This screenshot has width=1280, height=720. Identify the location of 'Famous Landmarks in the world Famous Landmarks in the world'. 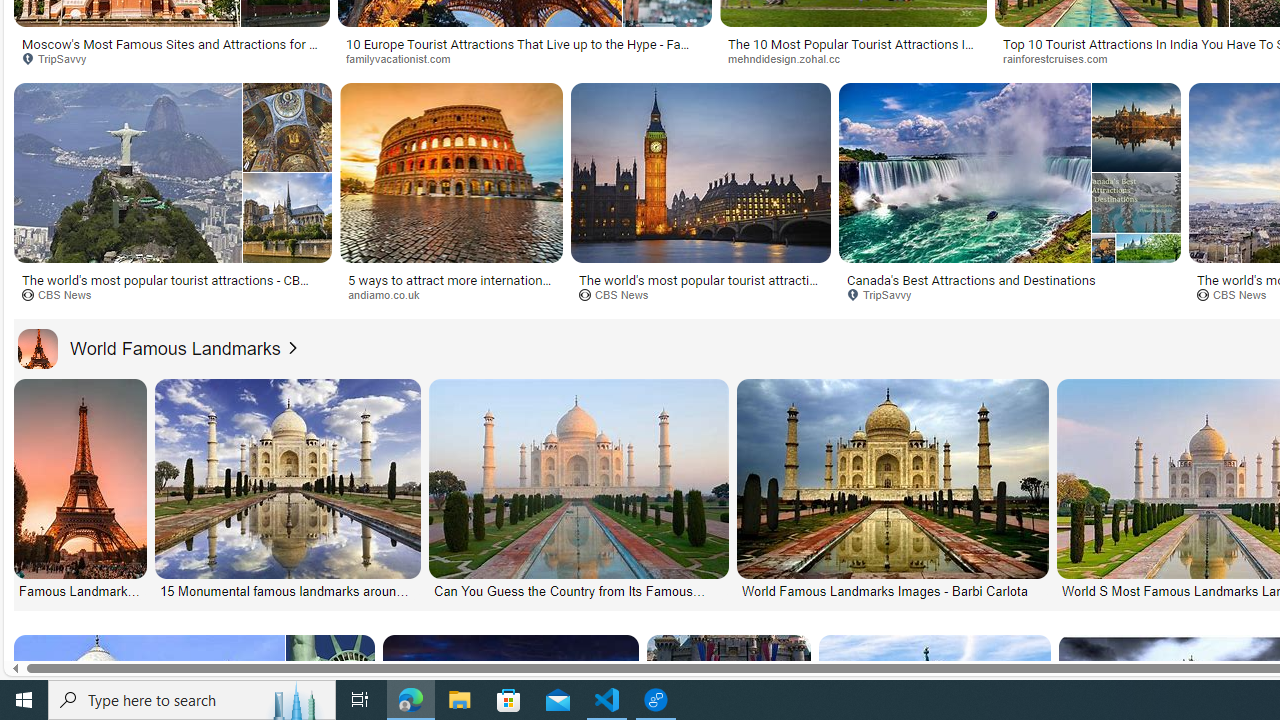
(80, 489).